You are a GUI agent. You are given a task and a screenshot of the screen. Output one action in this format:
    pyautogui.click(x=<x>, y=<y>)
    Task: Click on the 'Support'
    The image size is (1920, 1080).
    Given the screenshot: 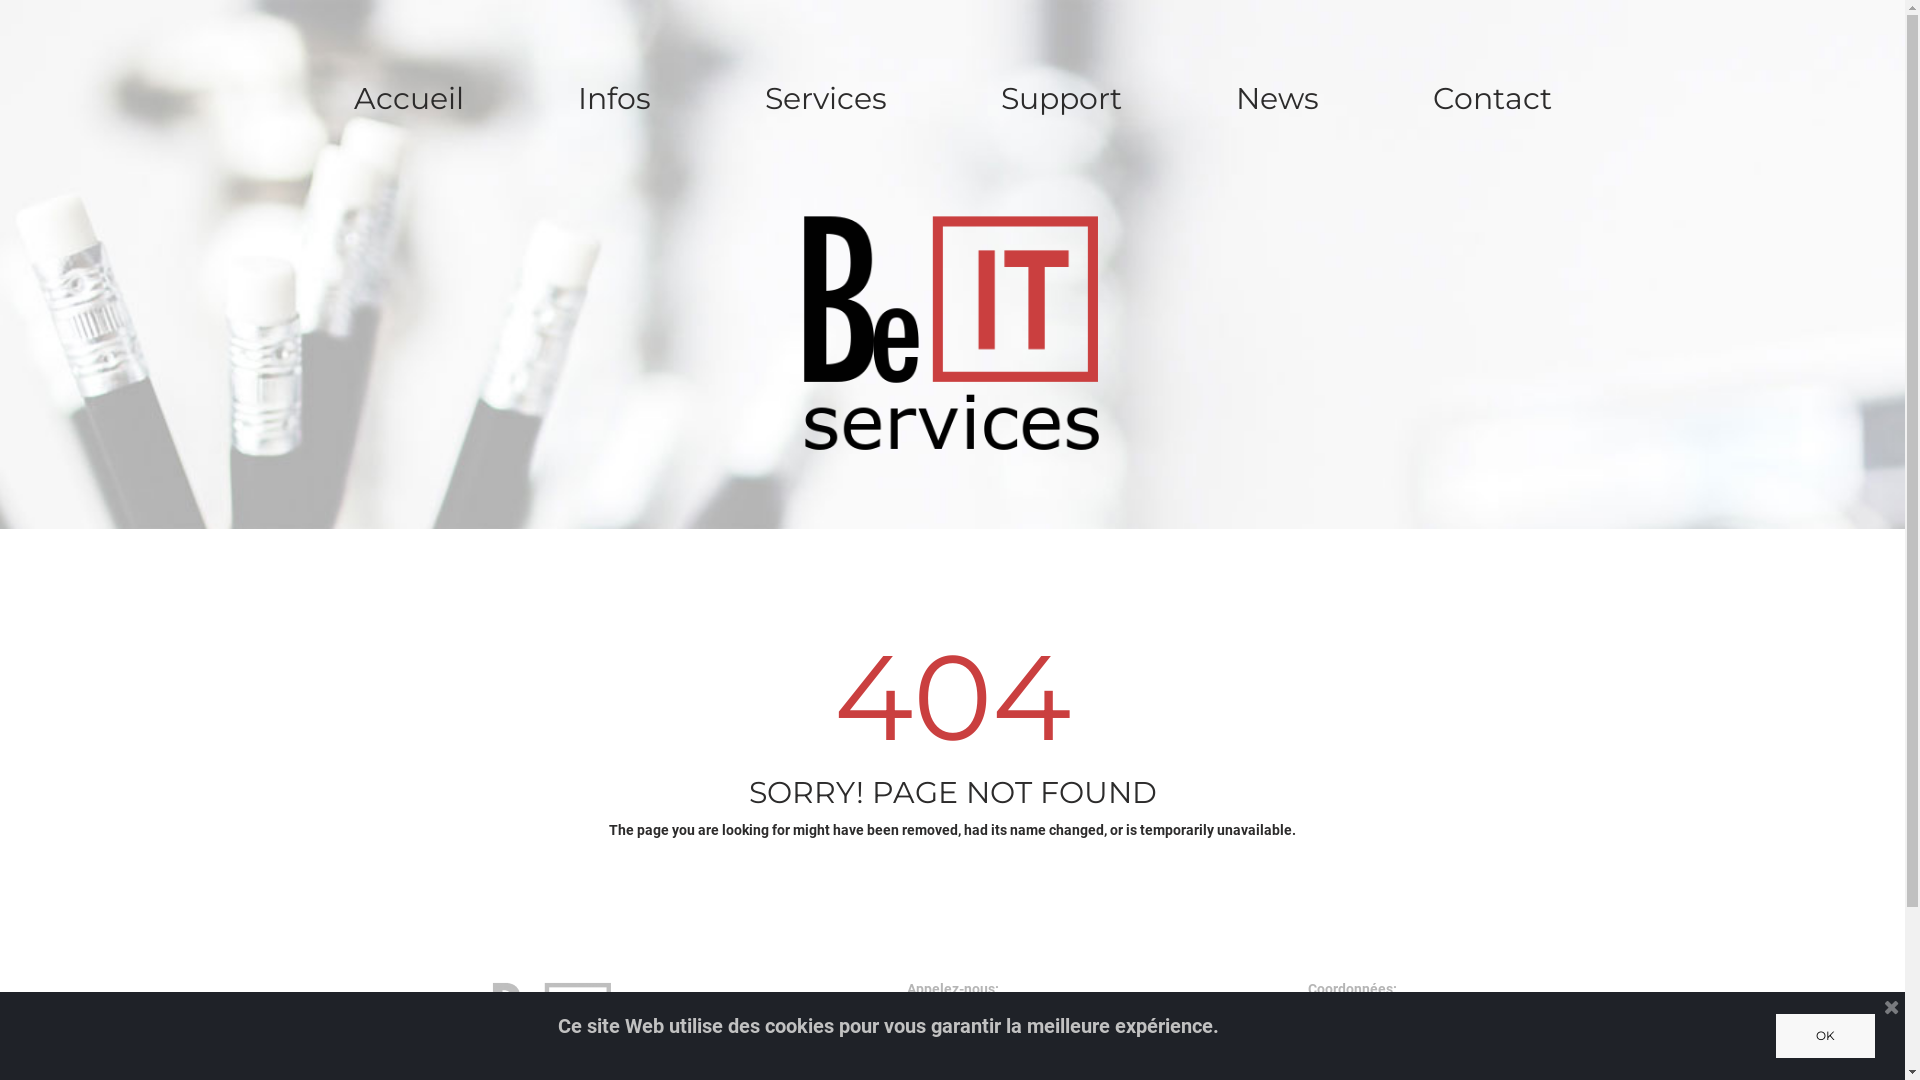 What is the action you would take?
    pyautogui.click(x=1060, y=99)
    